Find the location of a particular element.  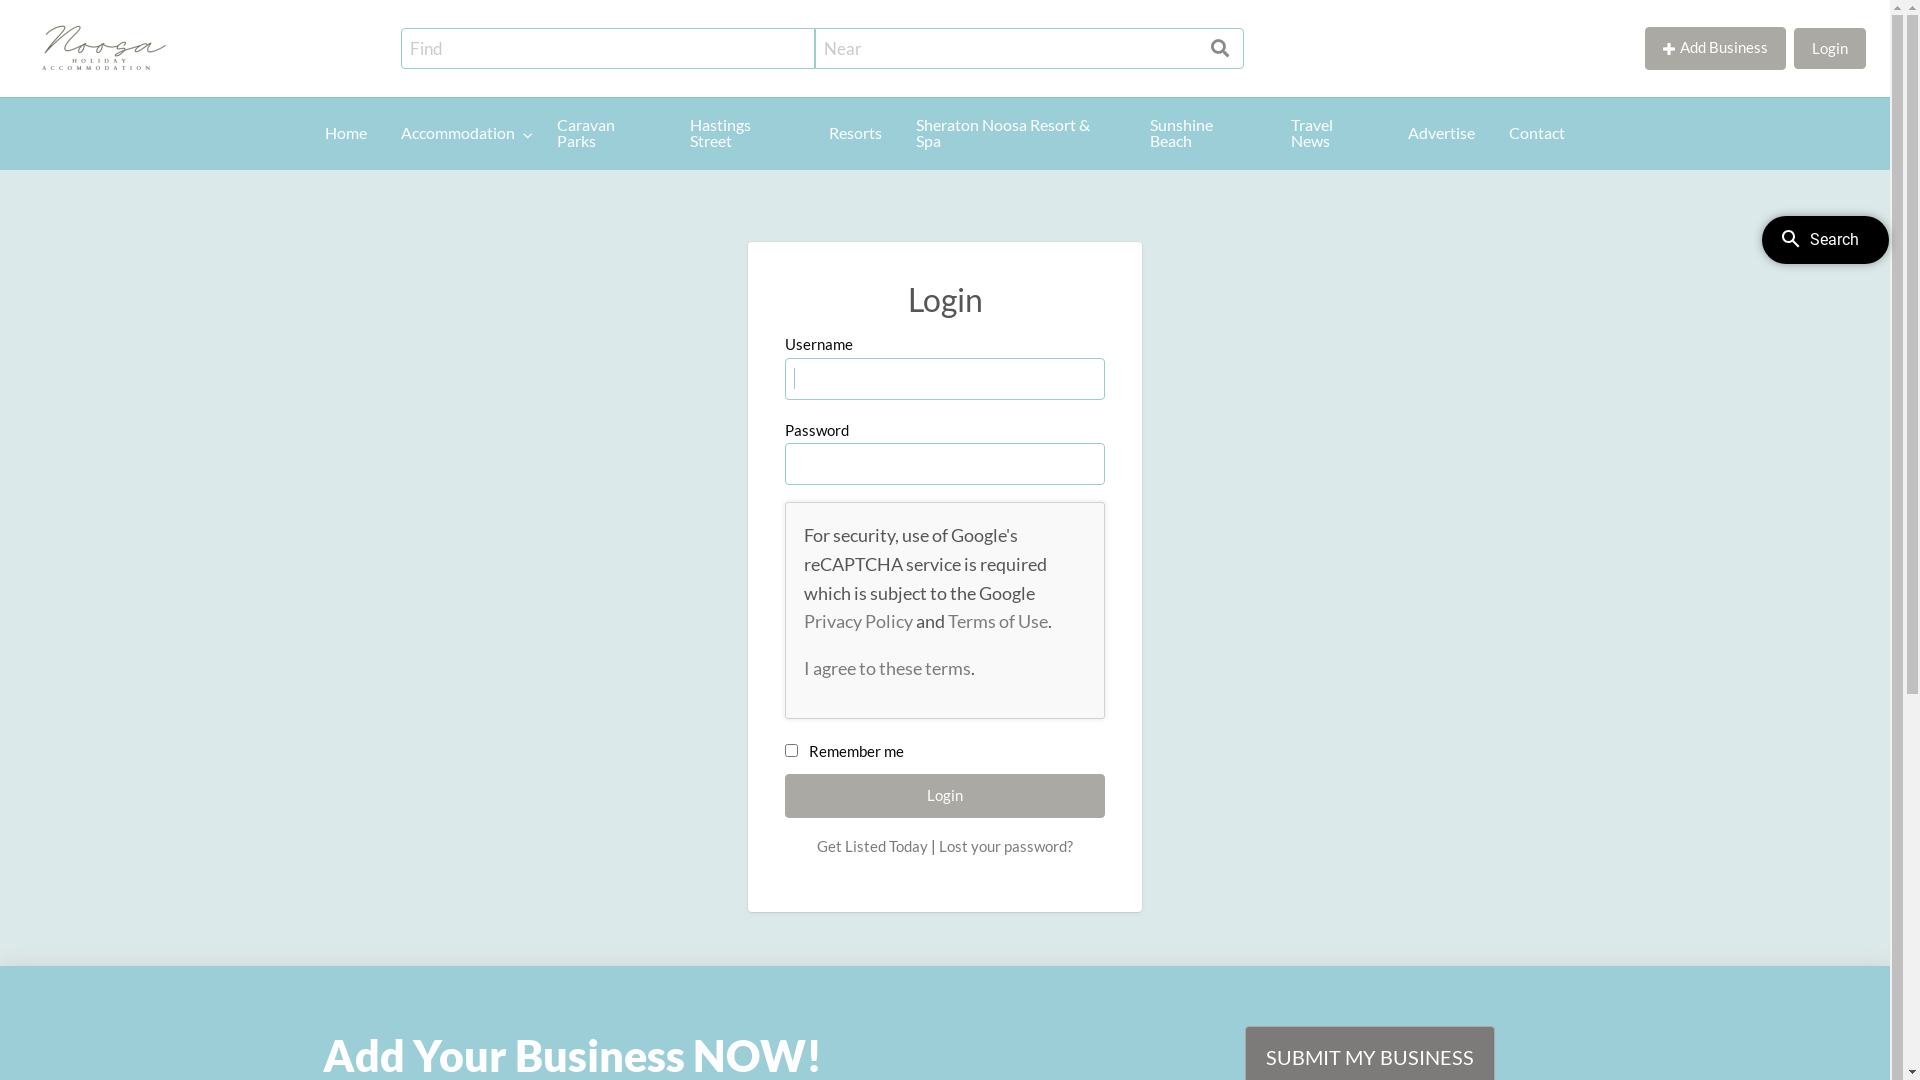

'Sunshine Beach' is located at coordinates (1132, 133).